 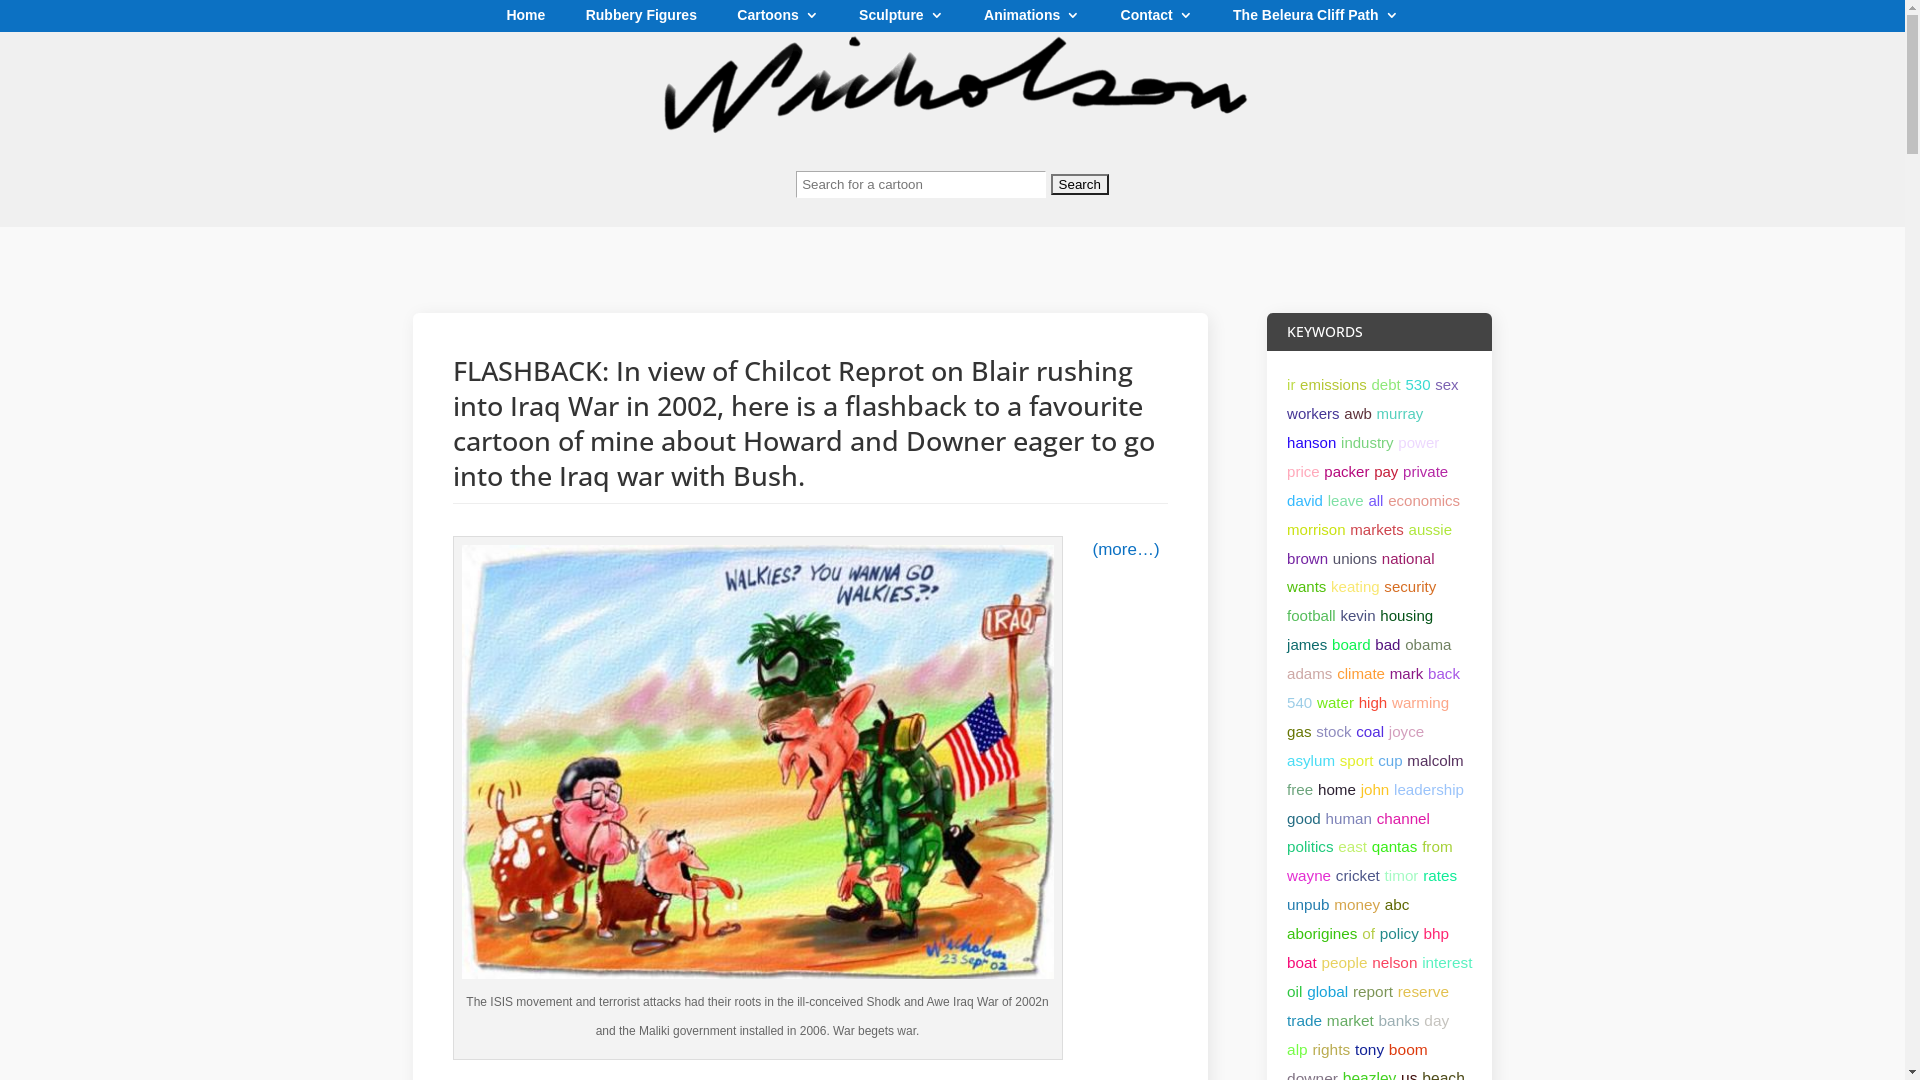 I want to click on 'qantas', so click(x=1394, y=846).